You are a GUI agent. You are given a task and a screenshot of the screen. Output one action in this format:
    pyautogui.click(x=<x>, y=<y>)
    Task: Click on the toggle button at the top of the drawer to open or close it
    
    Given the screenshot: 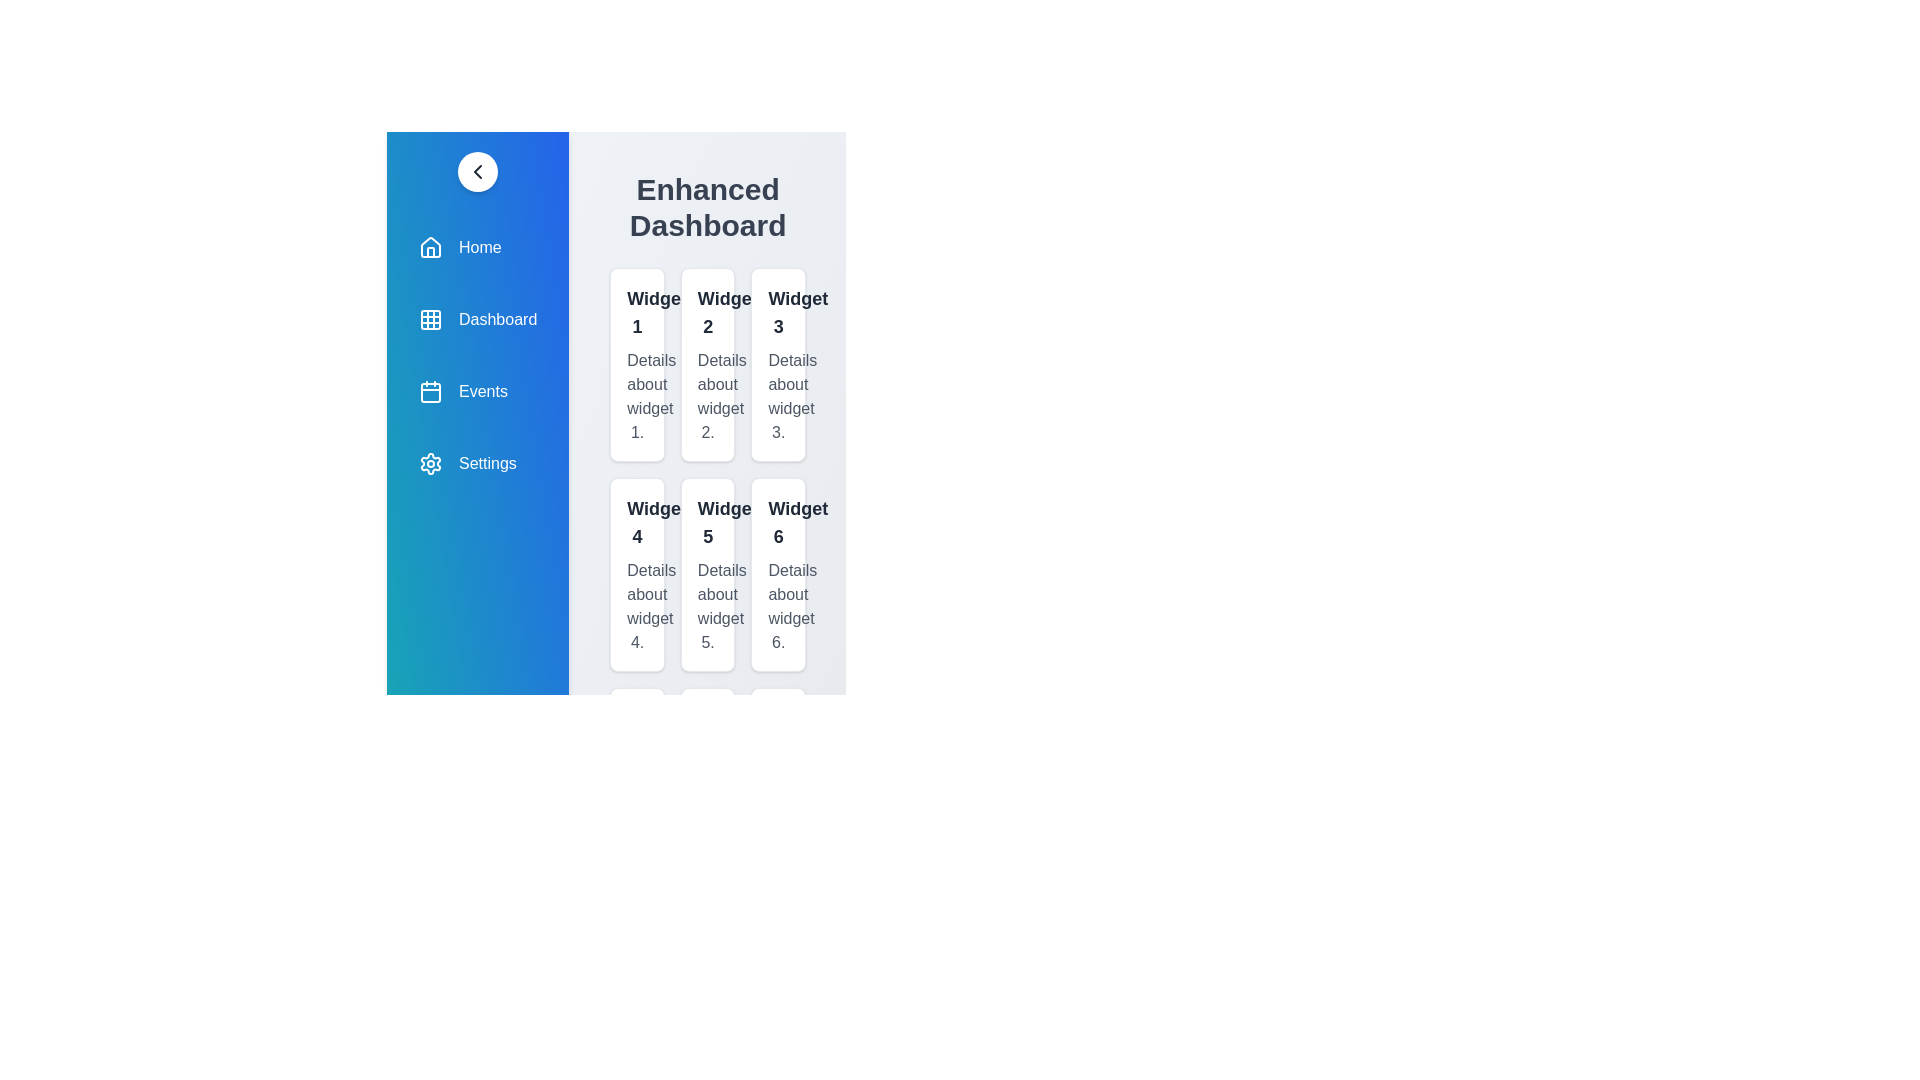 What is the action you would take?
    pyautogui.click(x=477, y=171)
    